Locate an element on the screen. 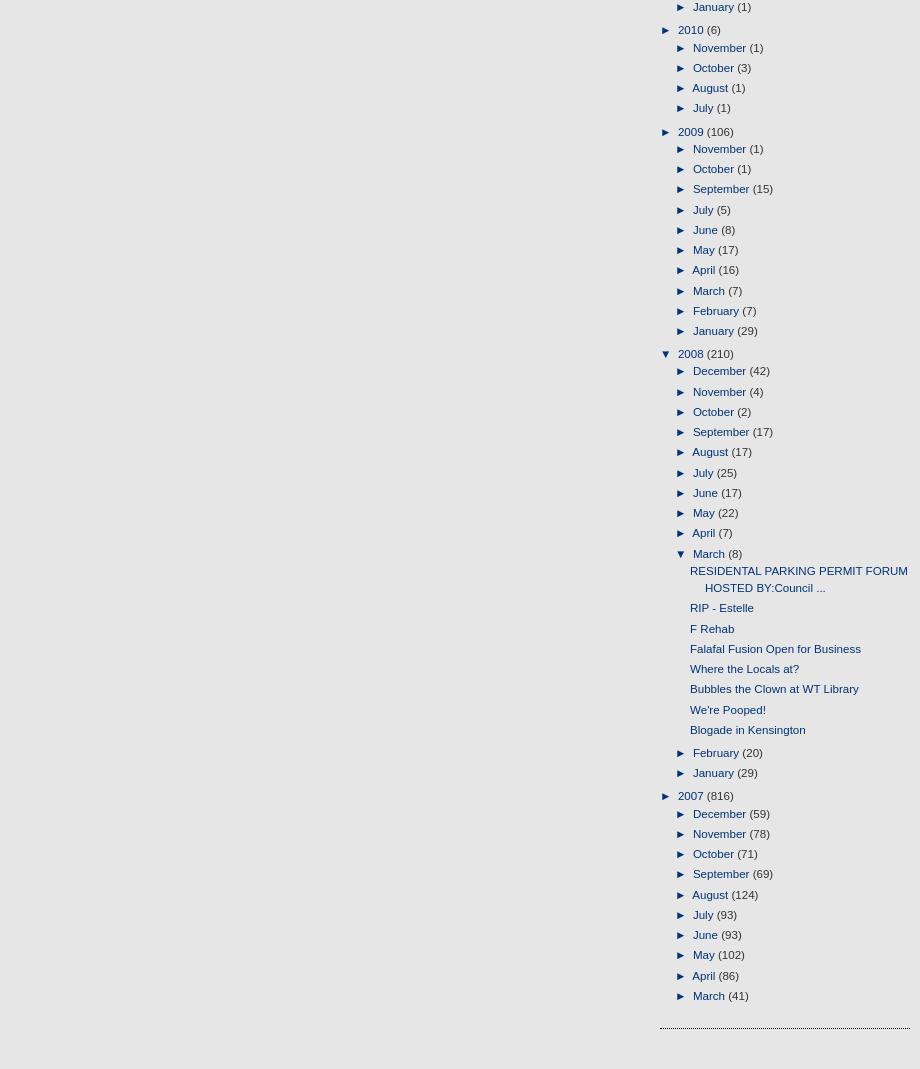  '(69)' is located at coordinates (762, 873).